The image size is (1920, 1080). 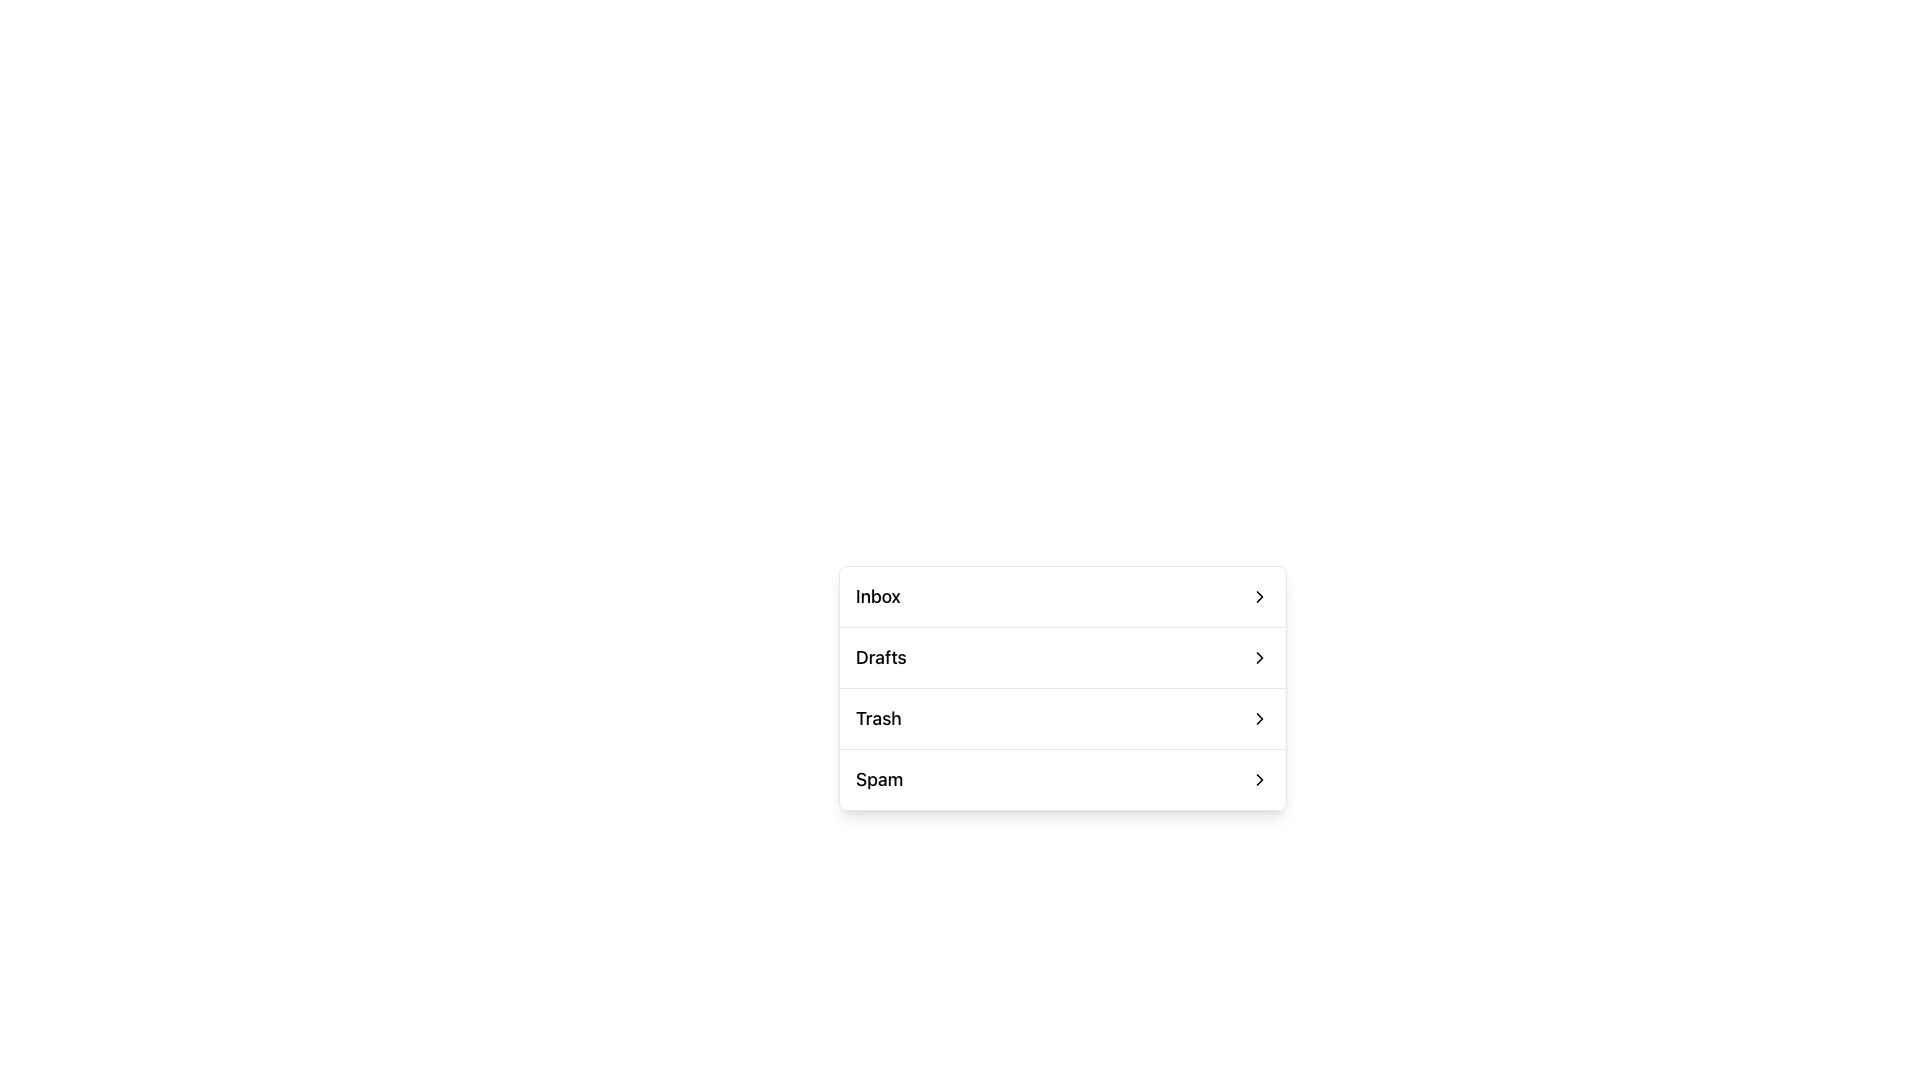 What do you see at coordinates (880, 658) in the screenshot?
I see `the 'Drafts' text label, which is the second item in the vertical menu list, positioned below 'Inbox' and above 'Trash'` at bounding box center [880, 658].